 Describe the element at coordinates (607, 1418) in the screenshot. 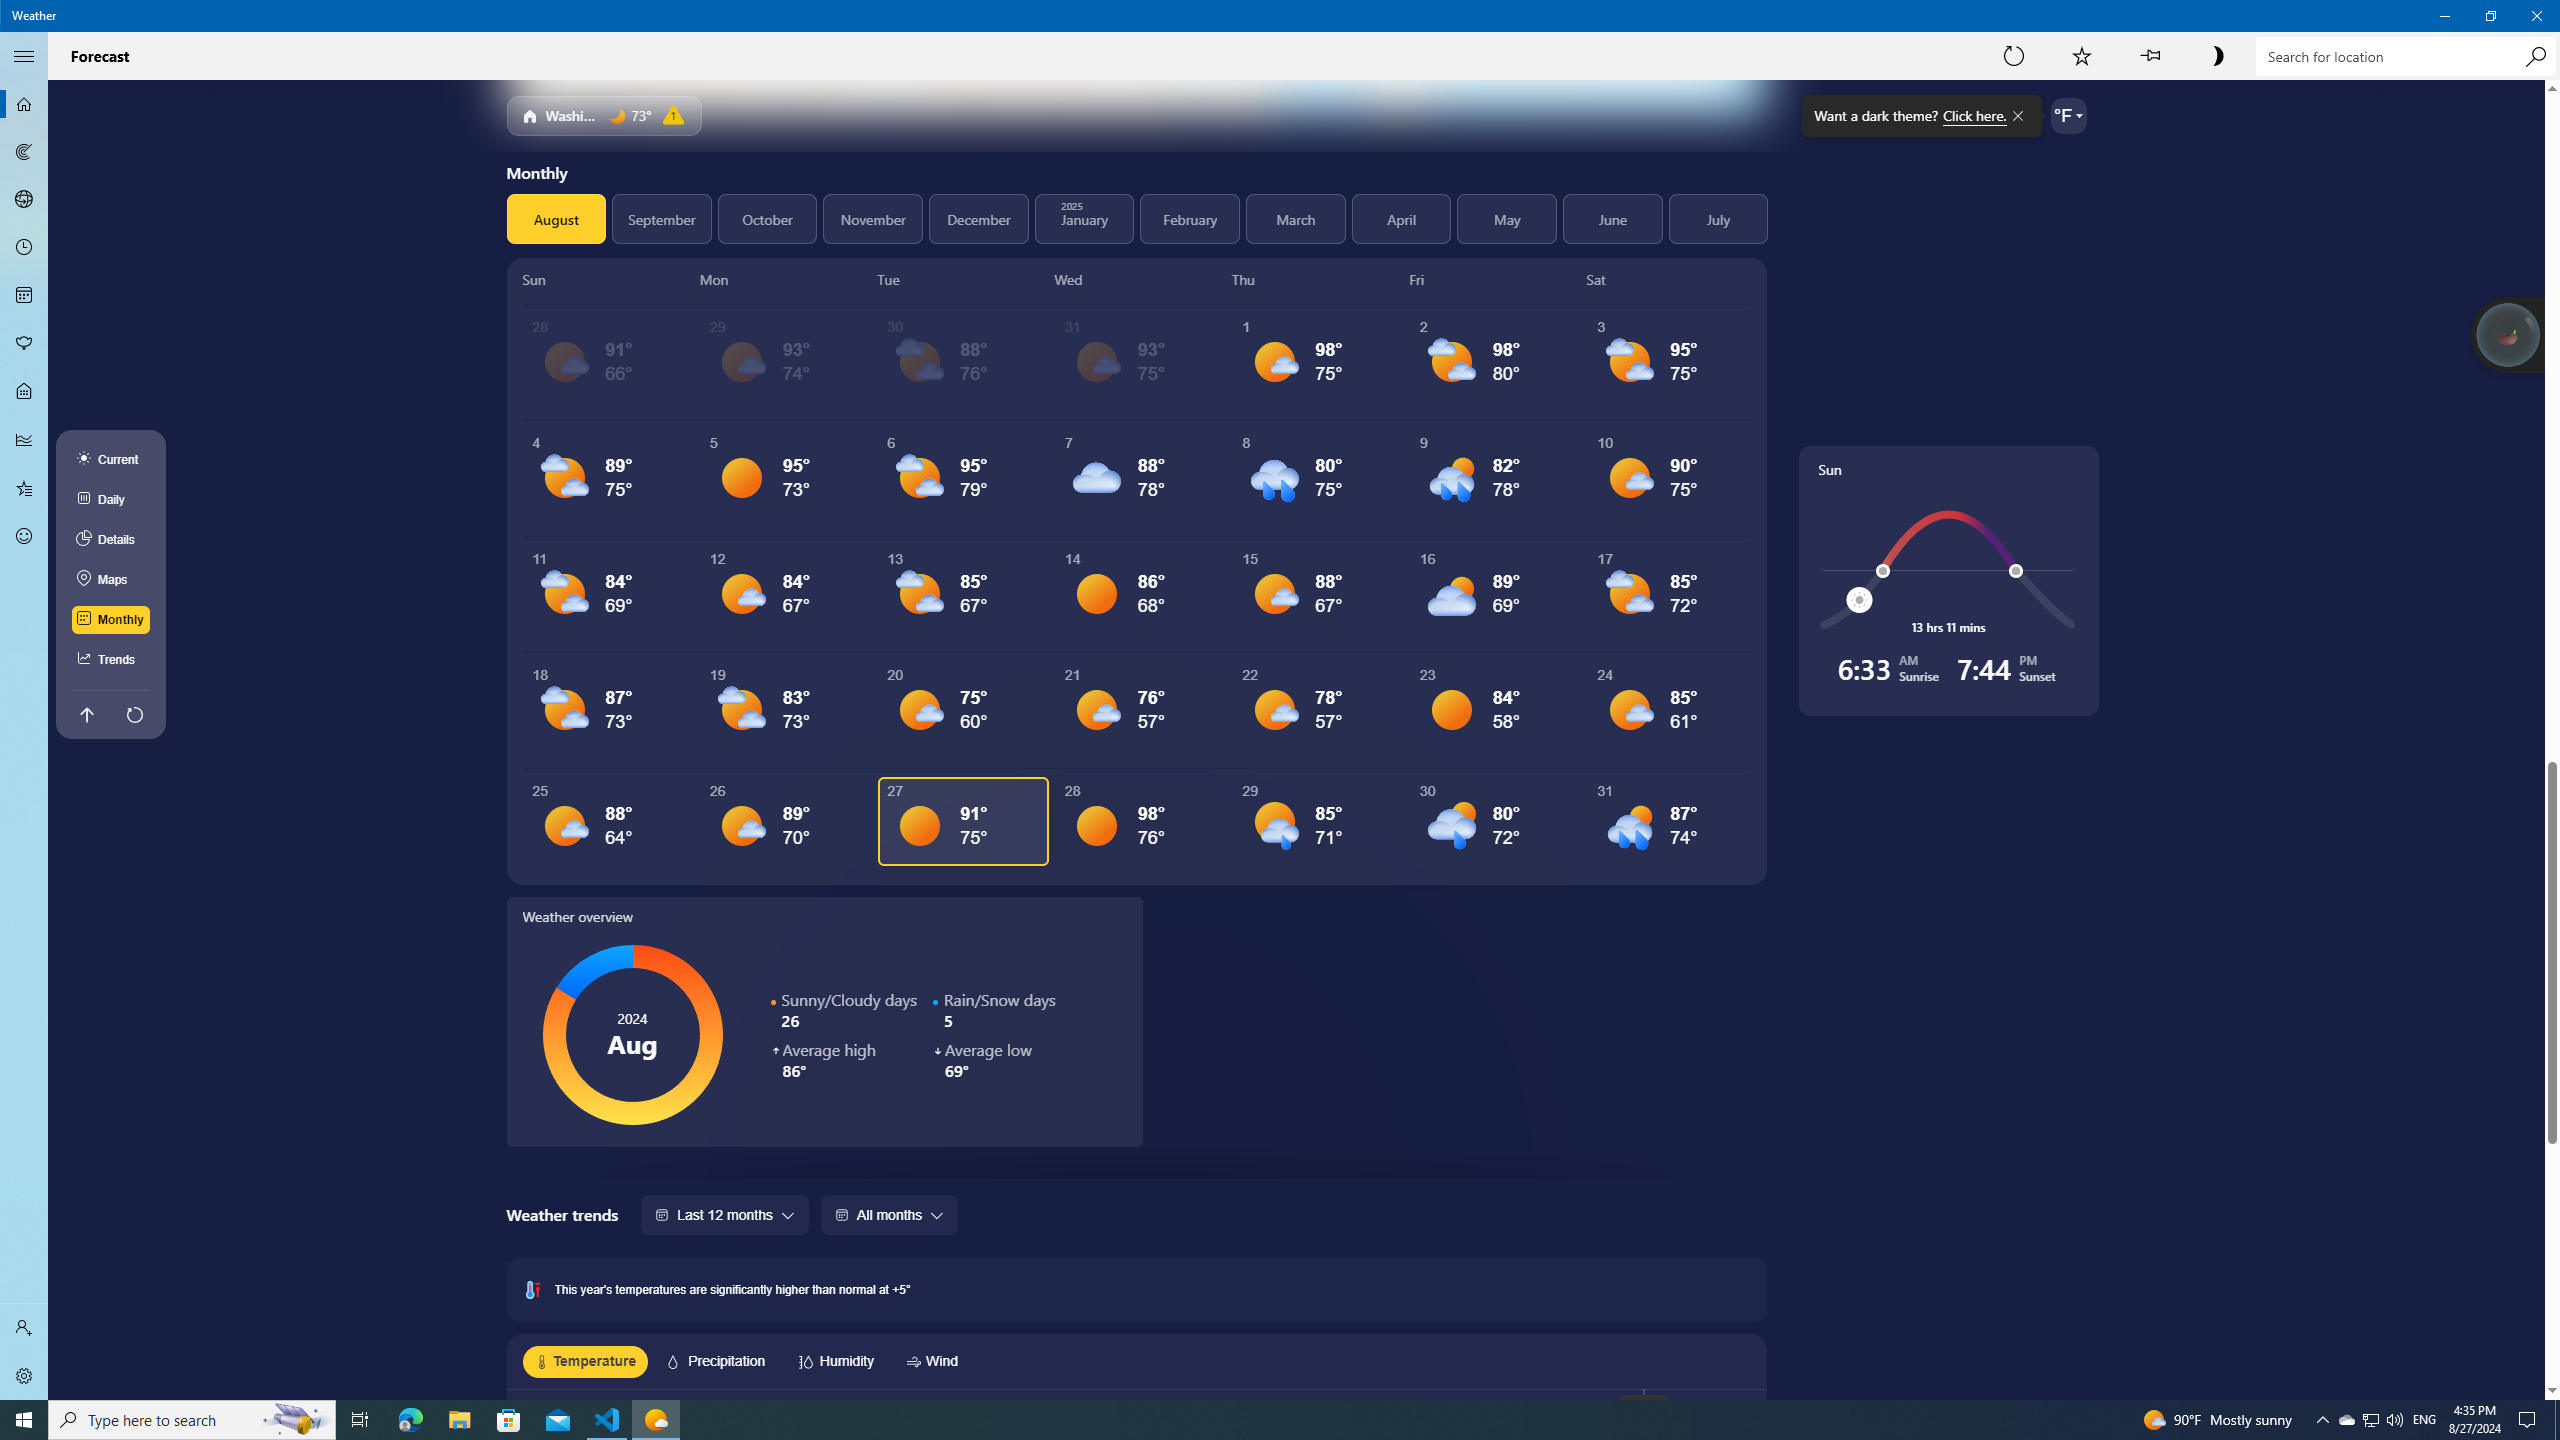

I see `'Visual Studio Code - 1 running window'` at that location.